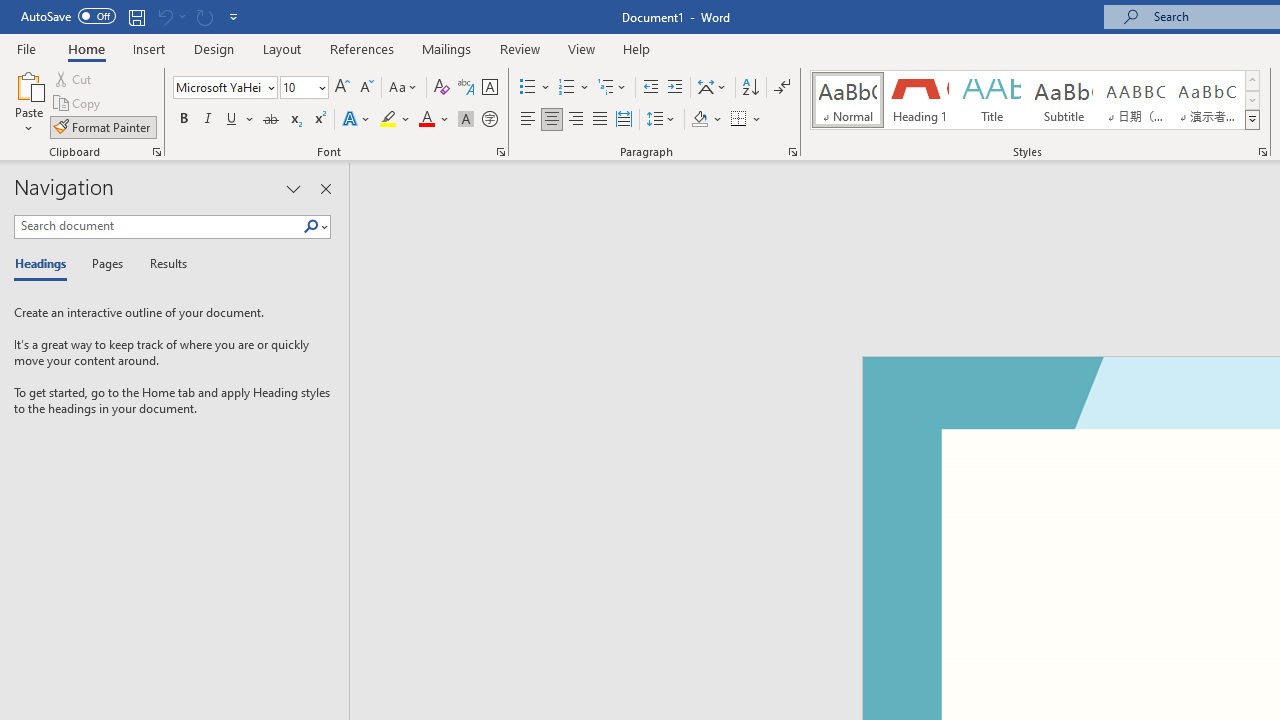  What do you see at coordinates (204, 16) in the screenshot?
I see `'Can'` at bounding box center [204, 16].